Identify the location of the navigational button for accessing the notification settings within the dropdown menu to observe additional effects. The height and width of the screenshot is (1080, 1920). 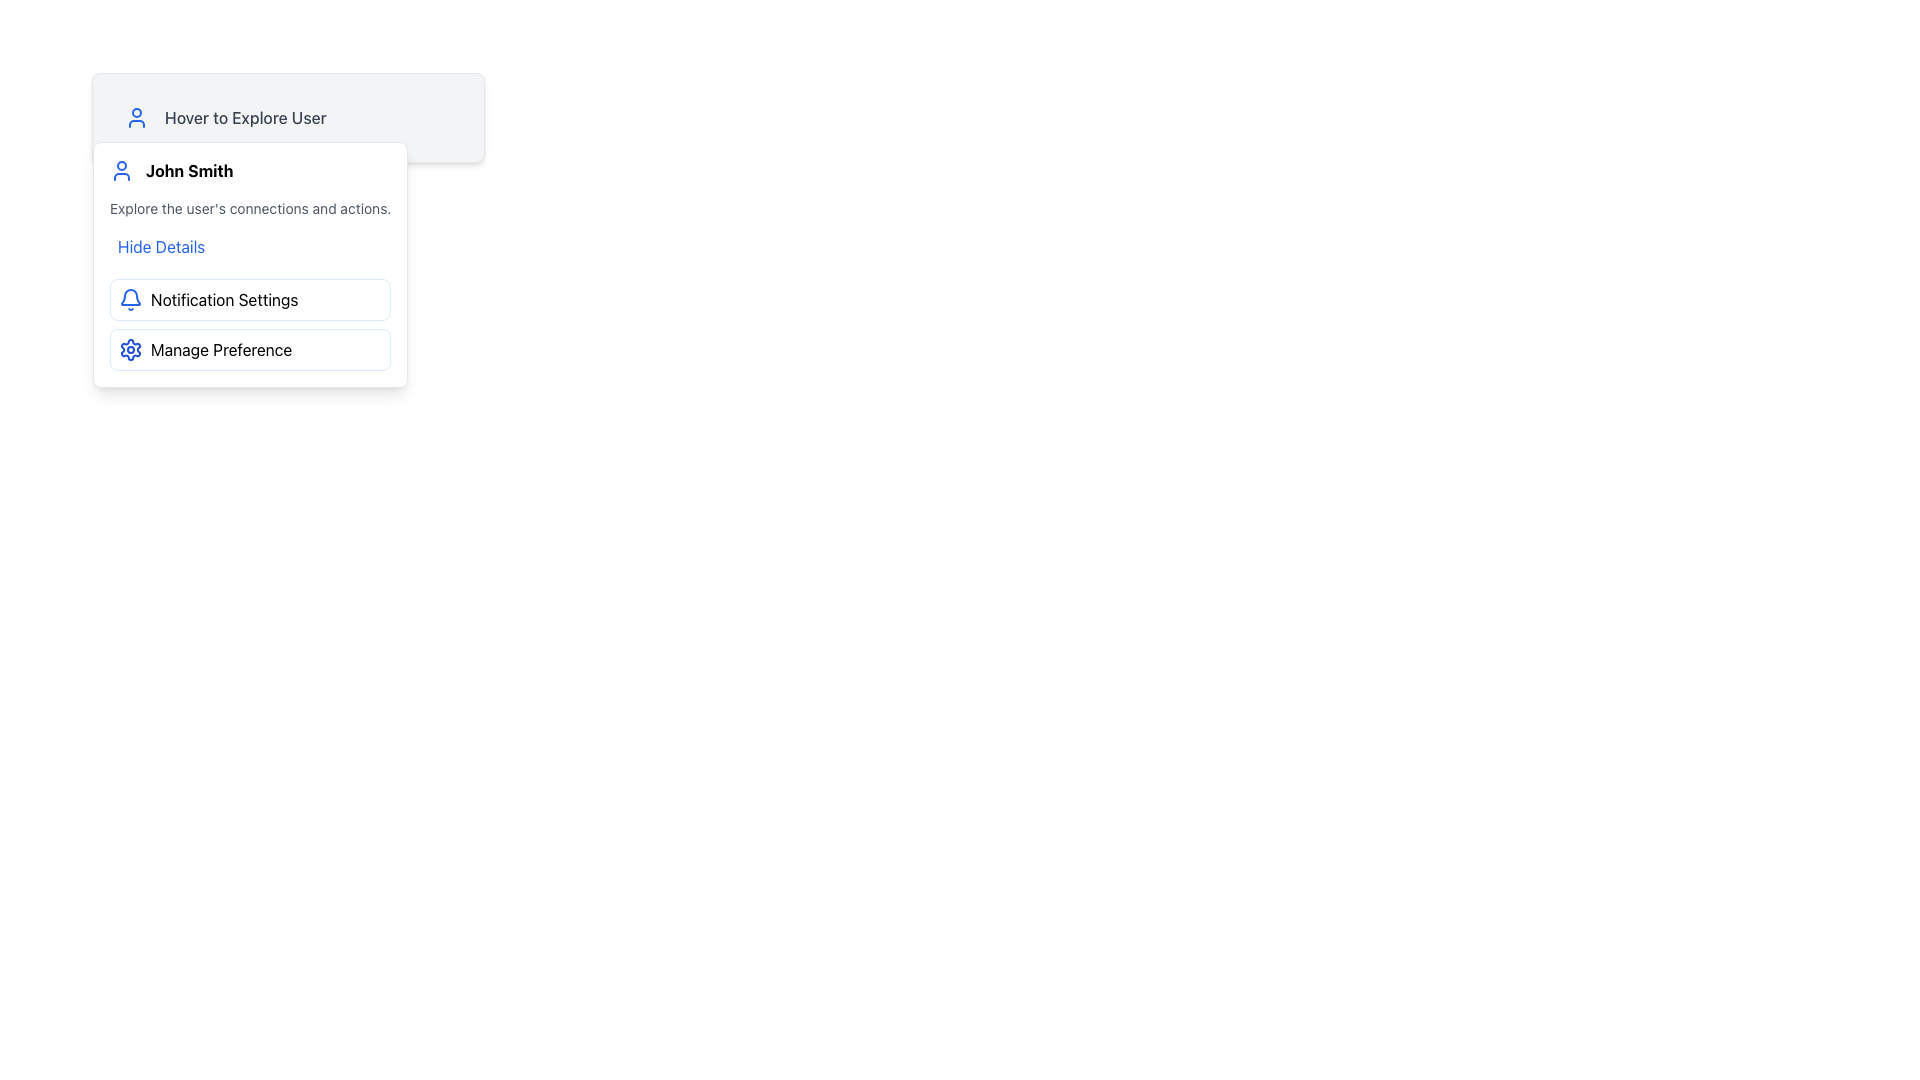
(249, 300).